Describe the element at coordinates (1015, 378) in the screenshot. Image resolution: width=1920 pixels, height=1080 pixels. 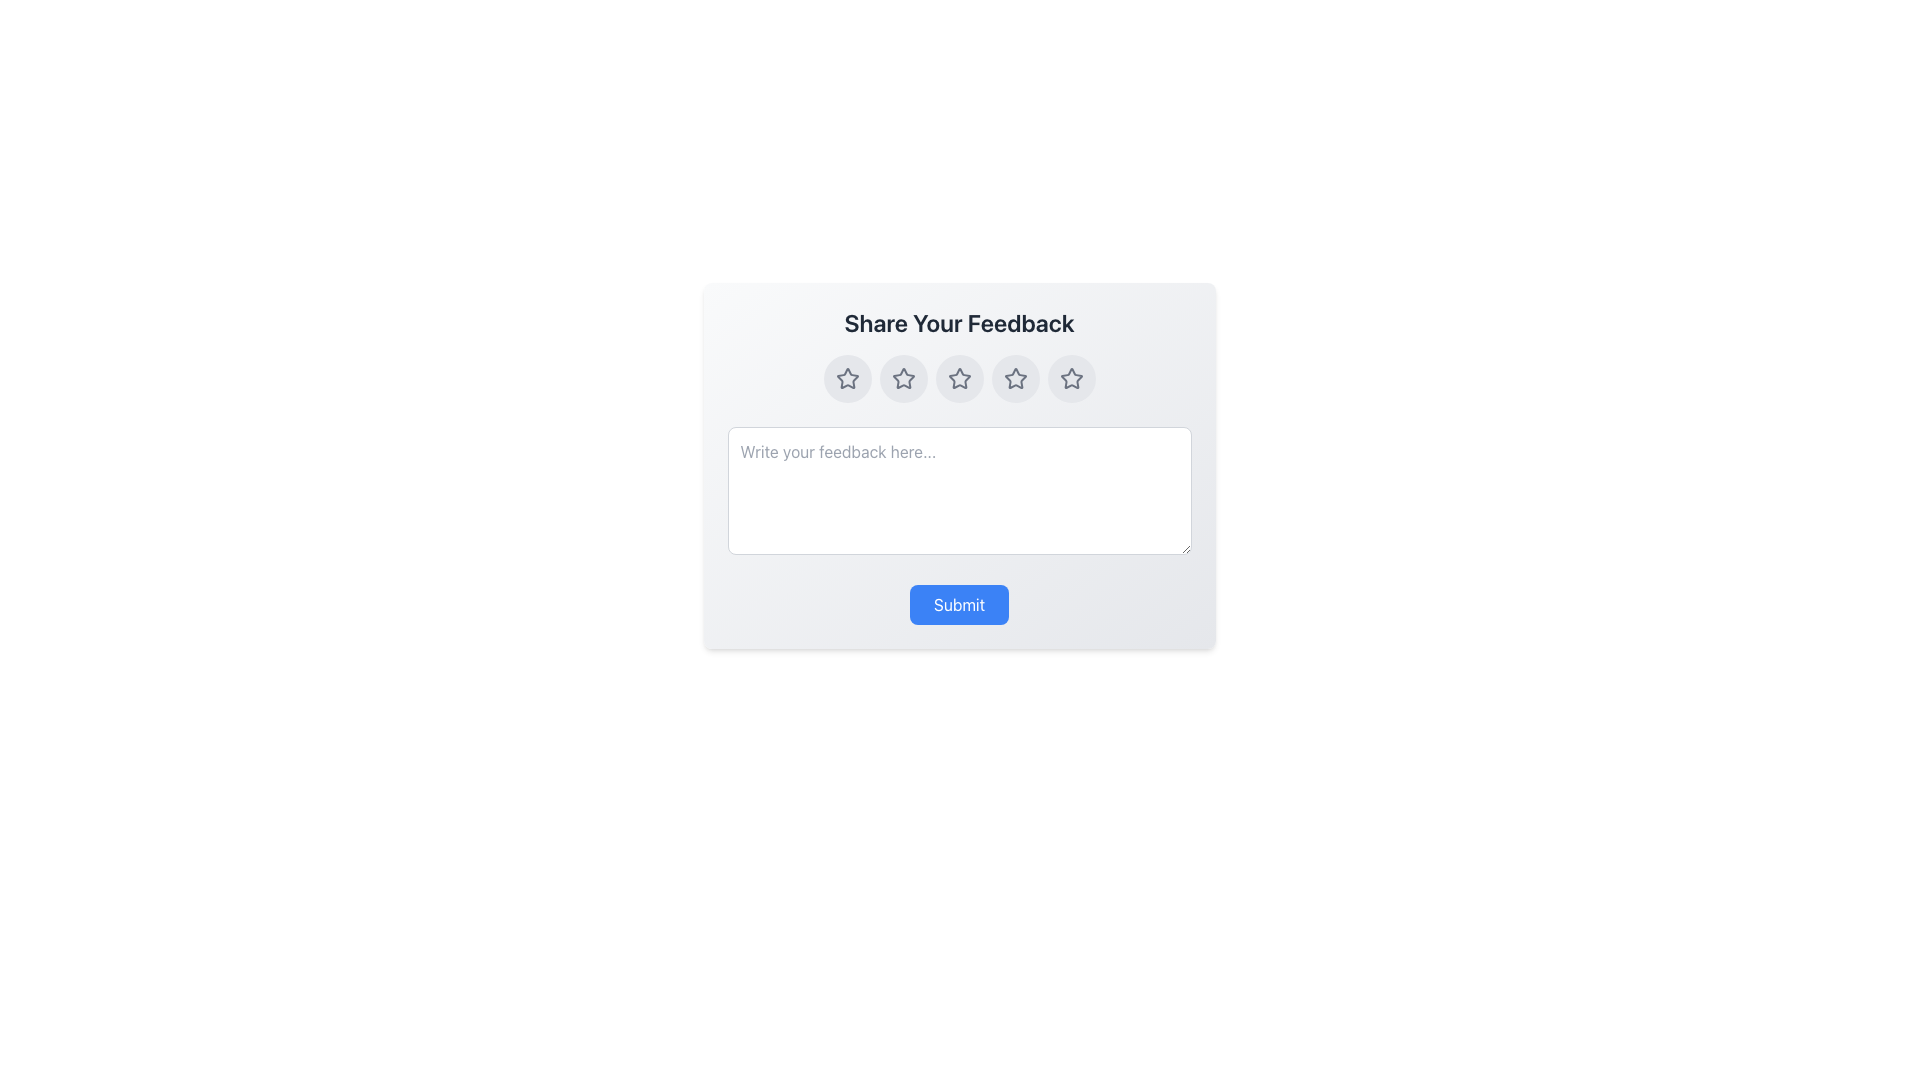
I see `the fourth star icon in the feedback popup` at that location.